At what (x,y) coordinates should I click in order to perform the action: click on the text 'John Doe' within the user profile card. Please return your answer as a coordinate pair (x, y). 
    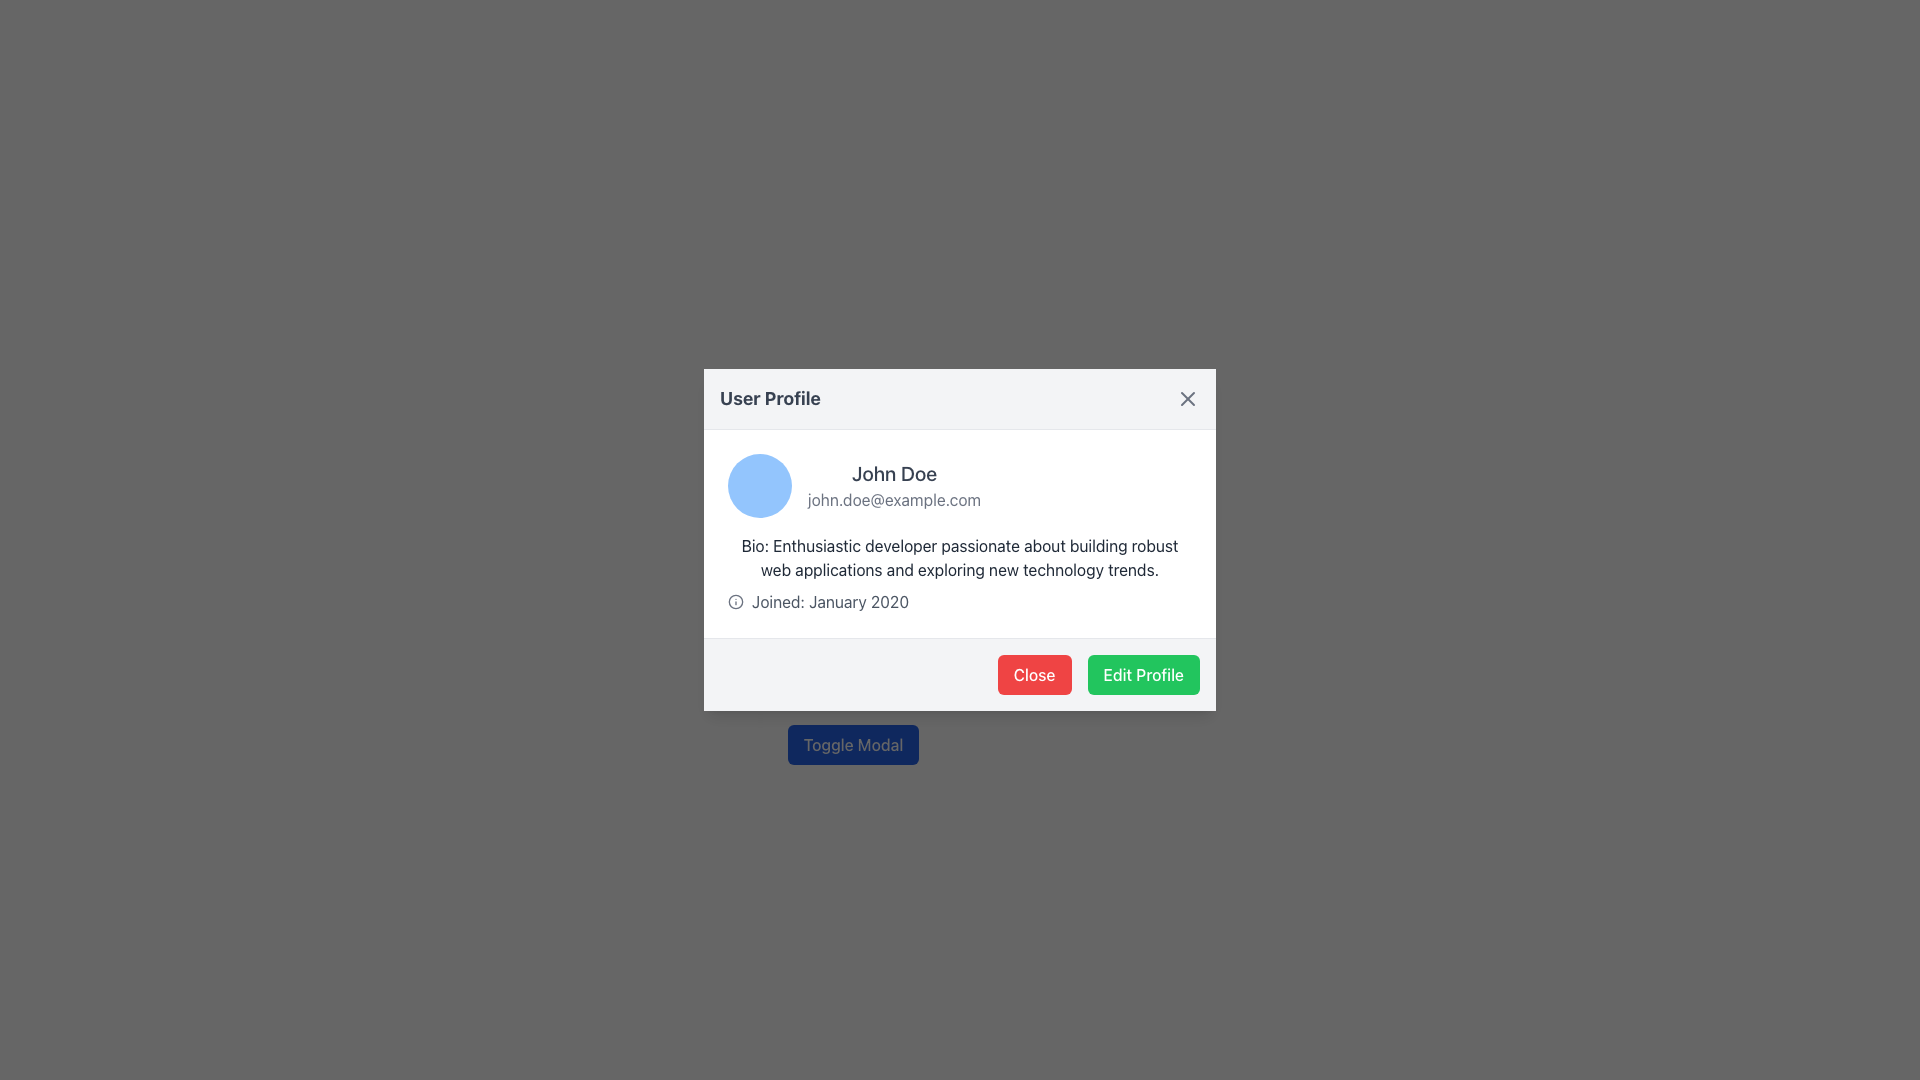
    Looking at the image, I should click on (893, 474).